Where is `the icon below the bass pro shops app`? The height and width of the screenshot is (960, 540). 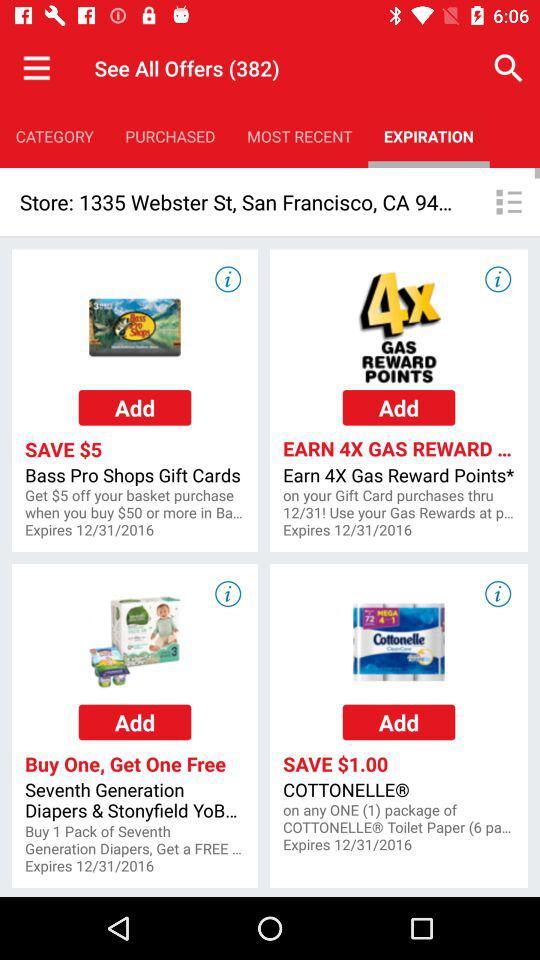
the icon below the bass pro shops app is located at coordinates (135, 503).